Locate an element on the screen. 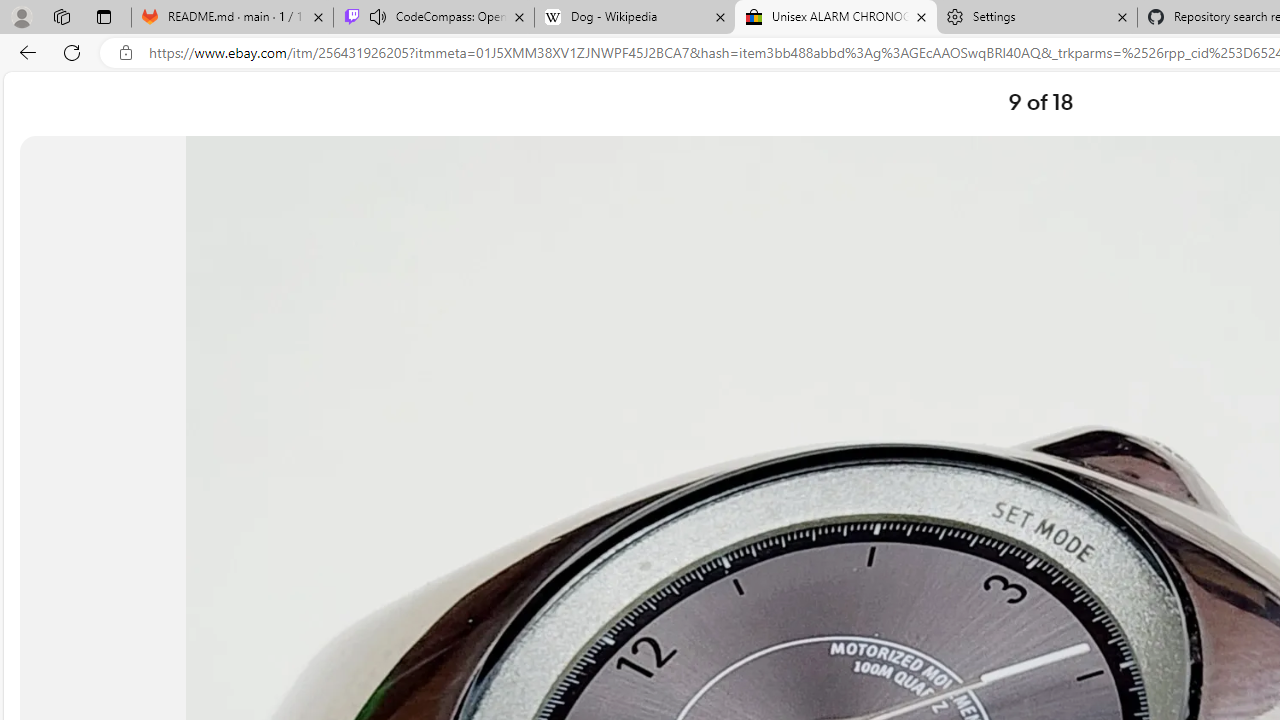 This screenshot has height=720, width=1280. 'Back' is located at coordinates (24, 51).